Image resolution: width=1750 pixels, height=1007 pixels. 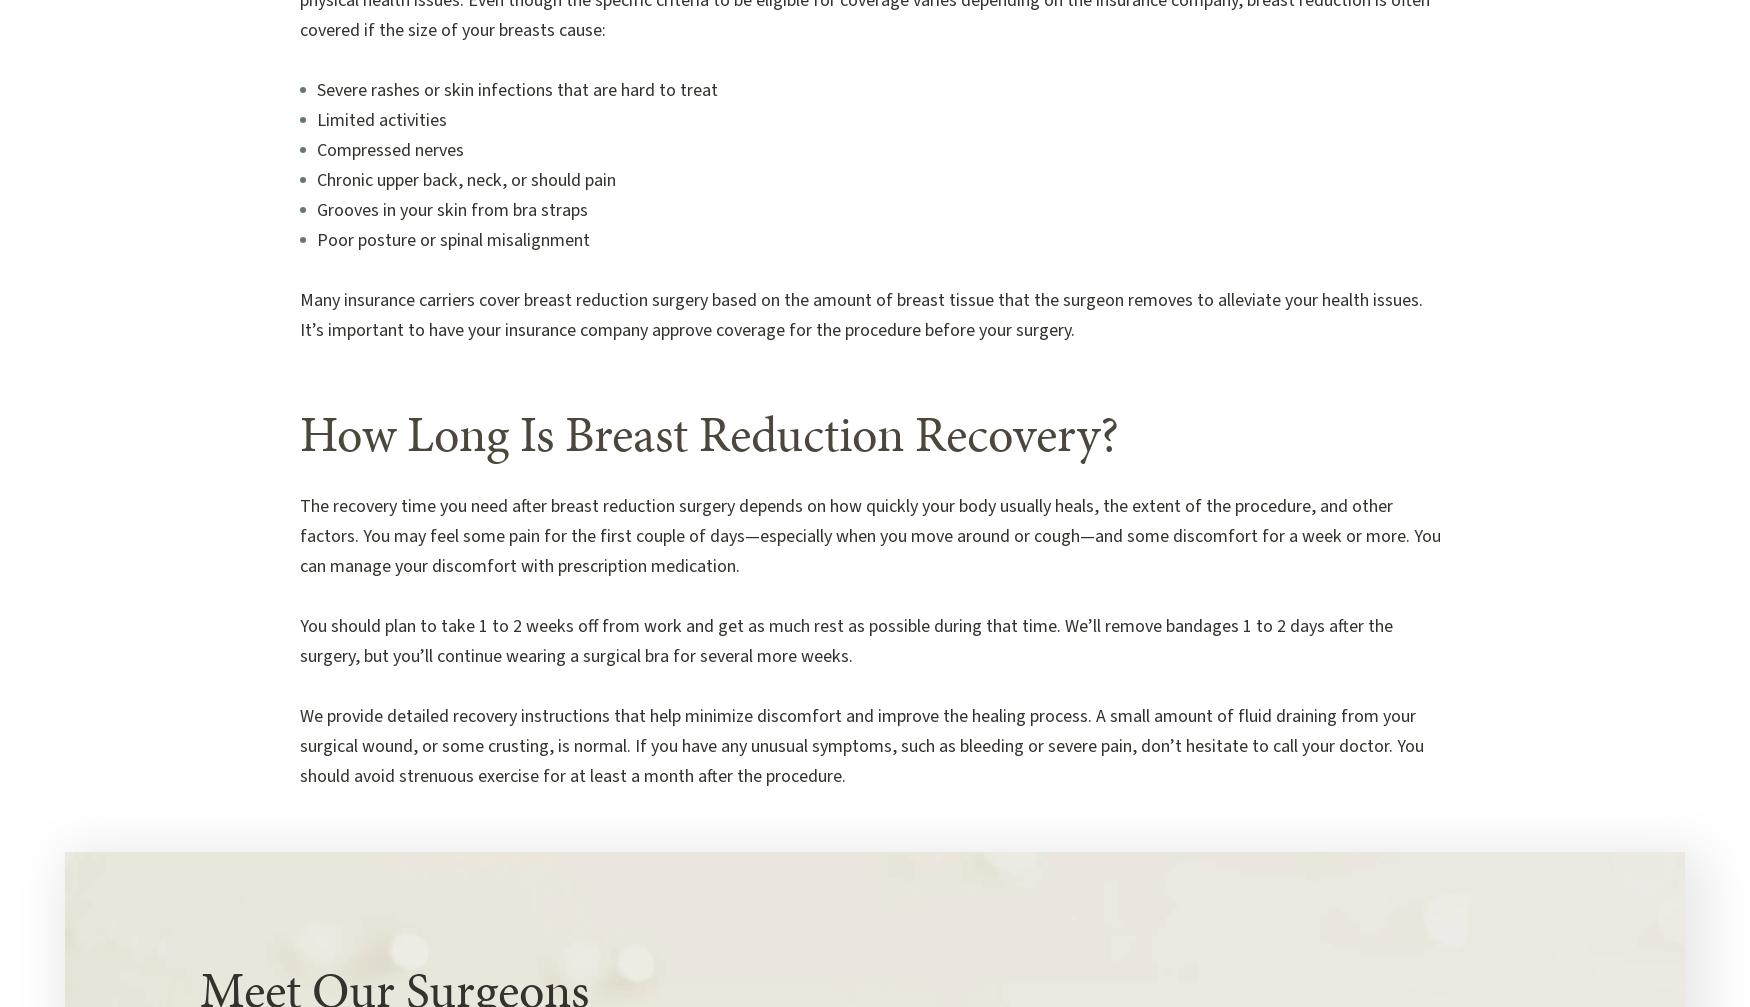 What do you see at coordinates (709, 434) in the screenshot?
I see `'How Long Is Breast Reduction Recovery?'` at bounding box center [709, 434].